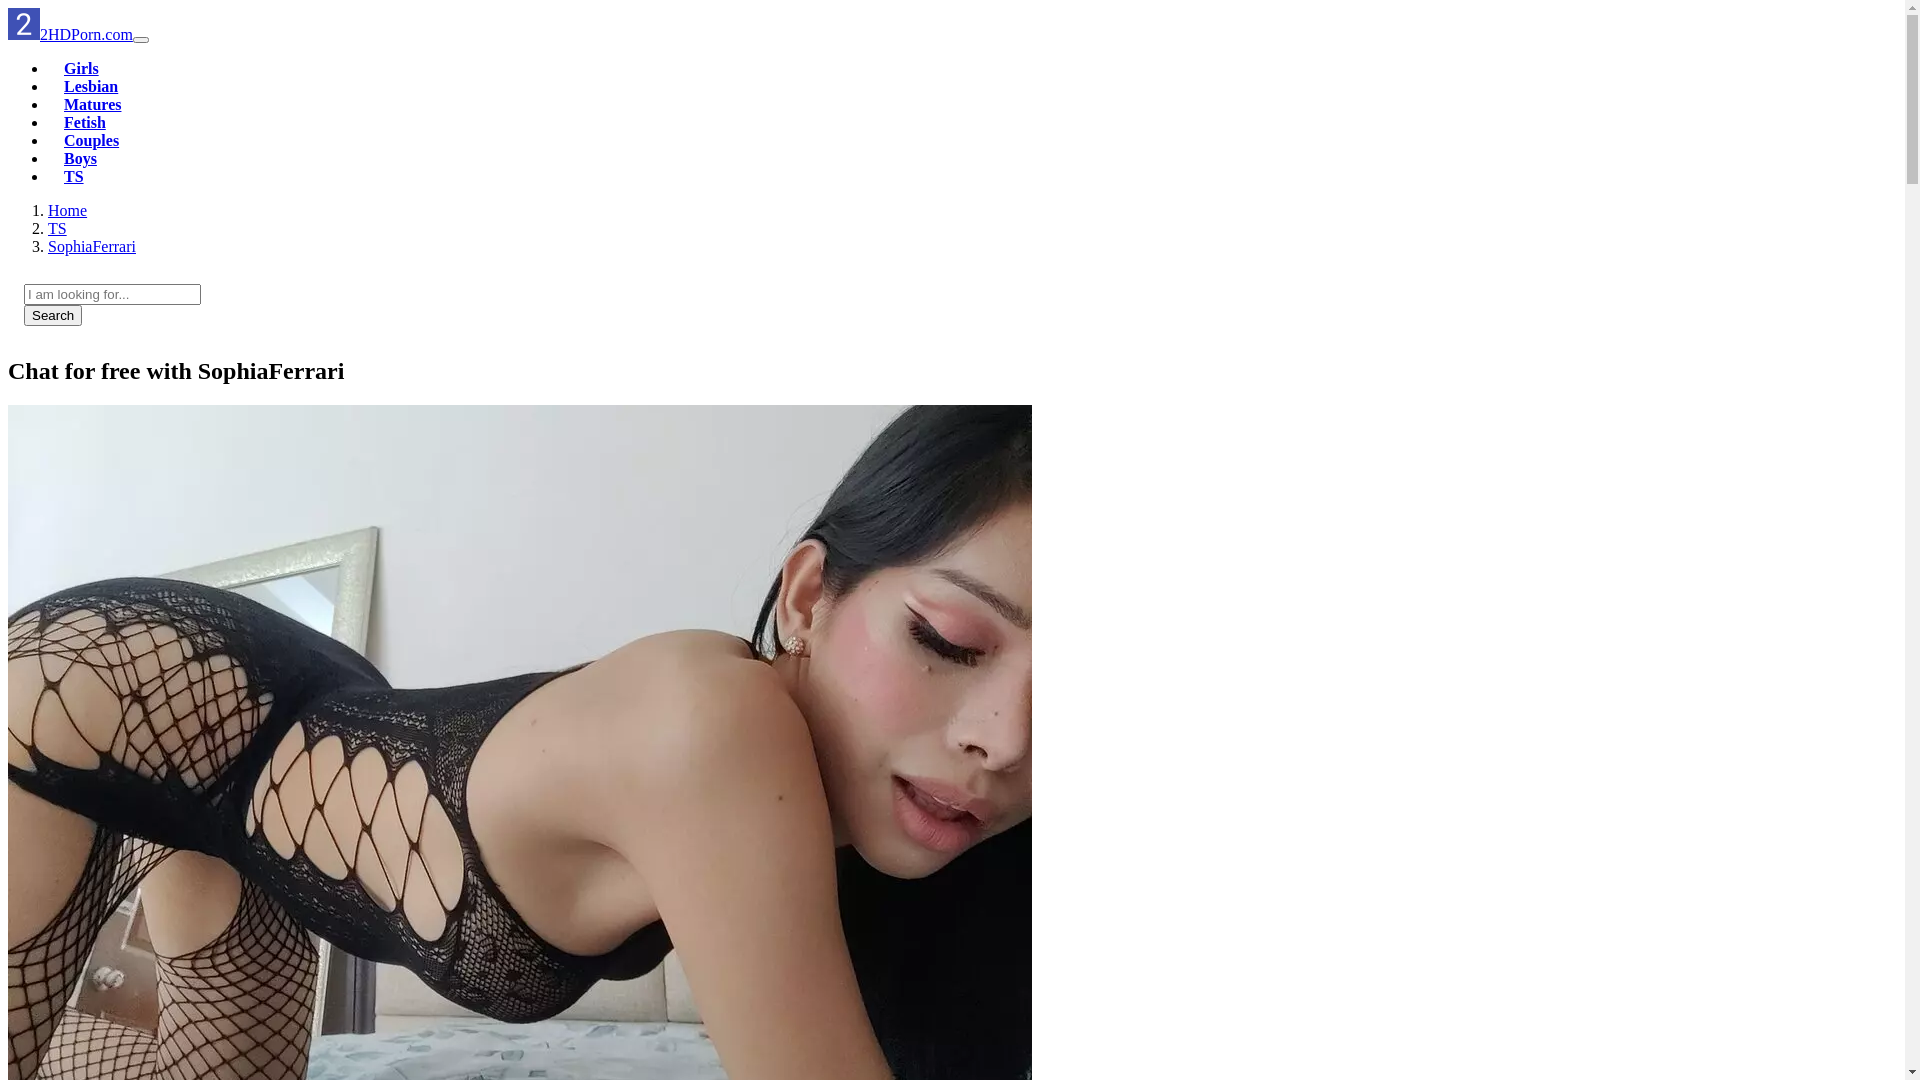 Image resolution: width=1920 pixels, height=1080 pixels. I want to click on 'Girls', so click(80, 67).